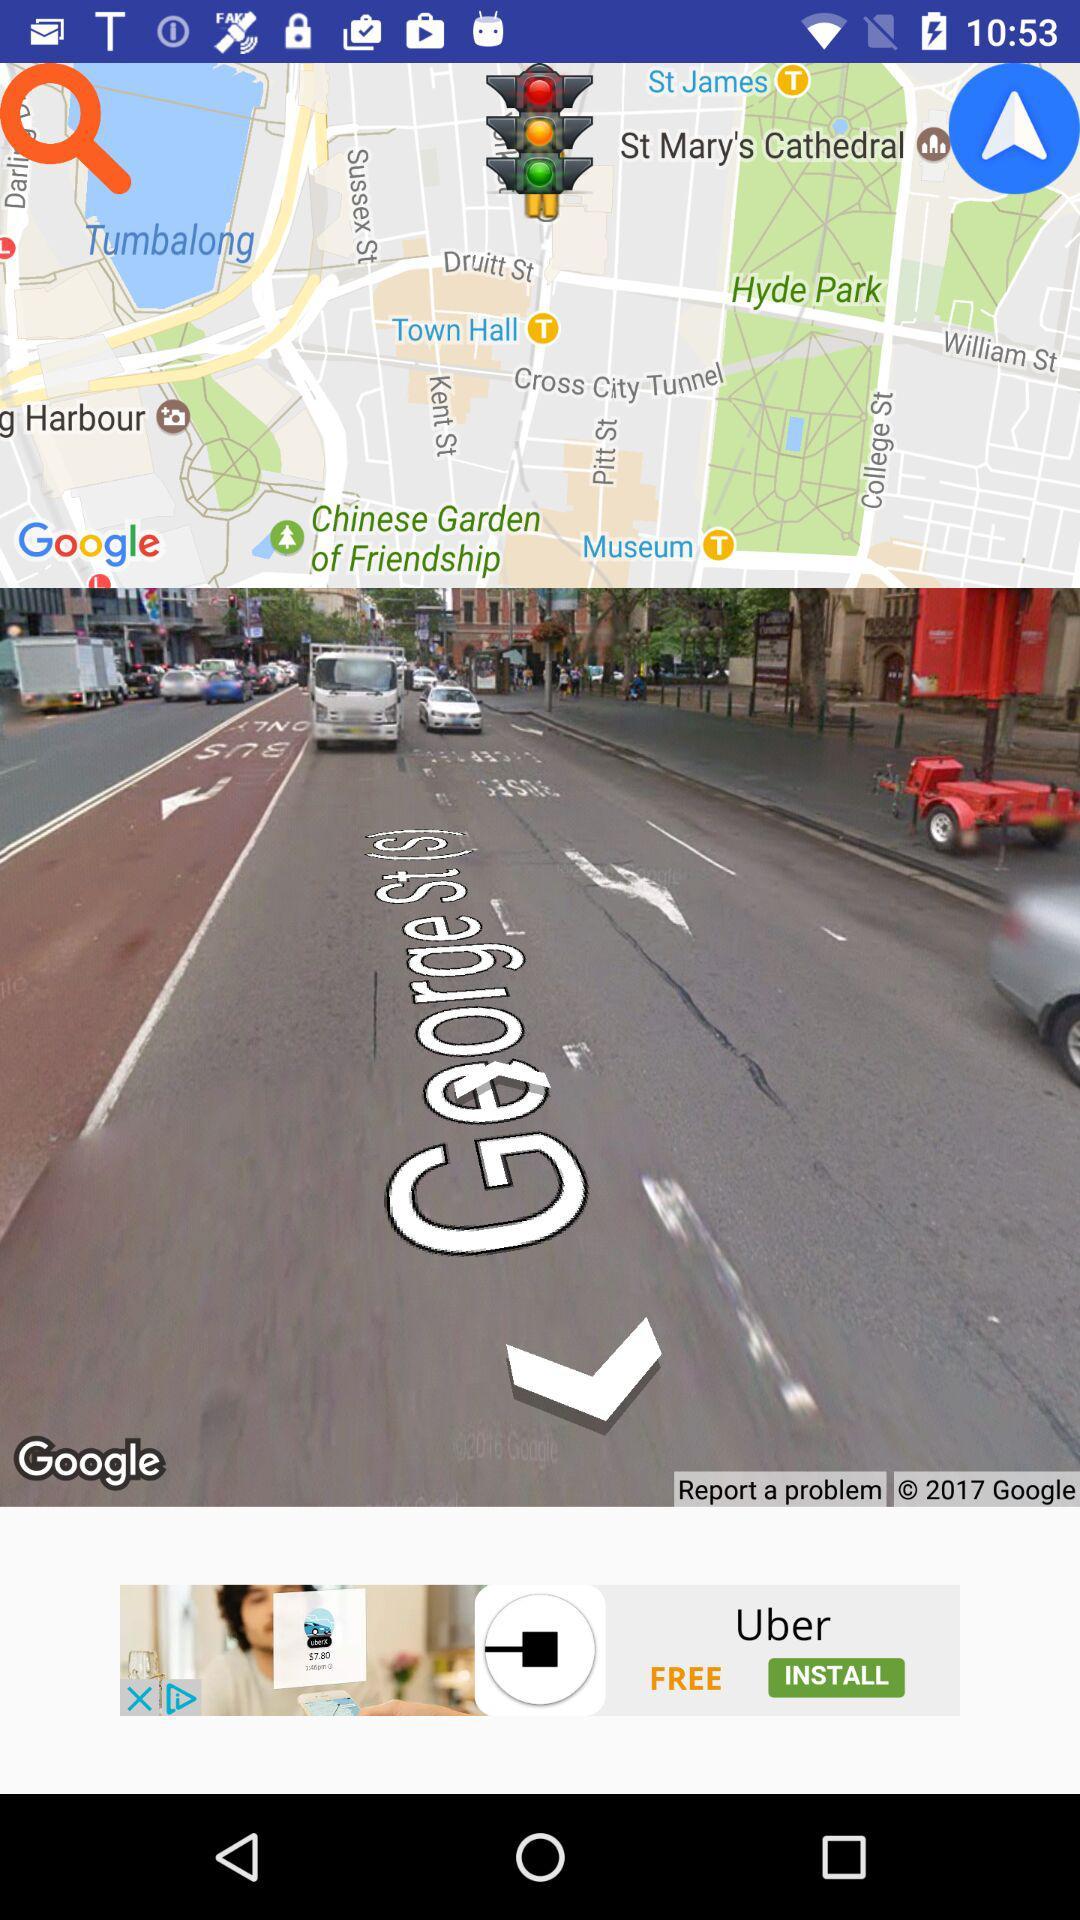 The image size is (1080, 1920). I want to click on search option, so click(64, 127).